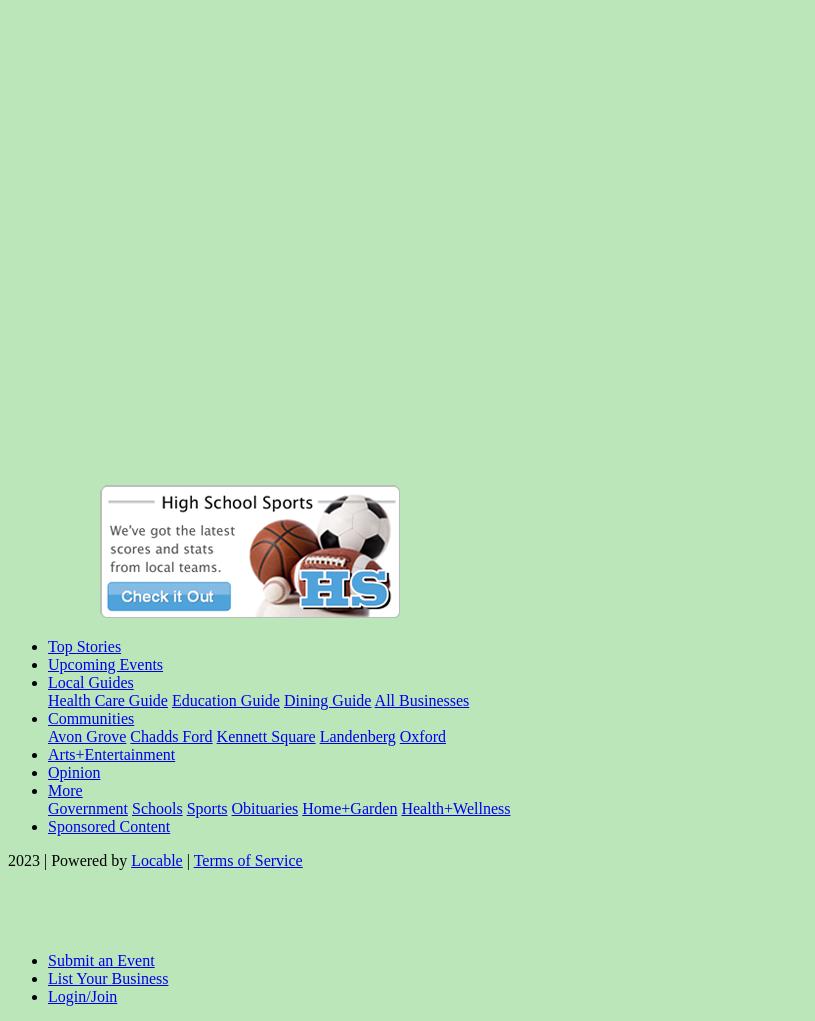 The width and height of the screenshot is (815, 1021). What do you see at coordinates (104, 663) in the screenshot?
I see `'Upcoming Events'` at bounding box center [104, 663].